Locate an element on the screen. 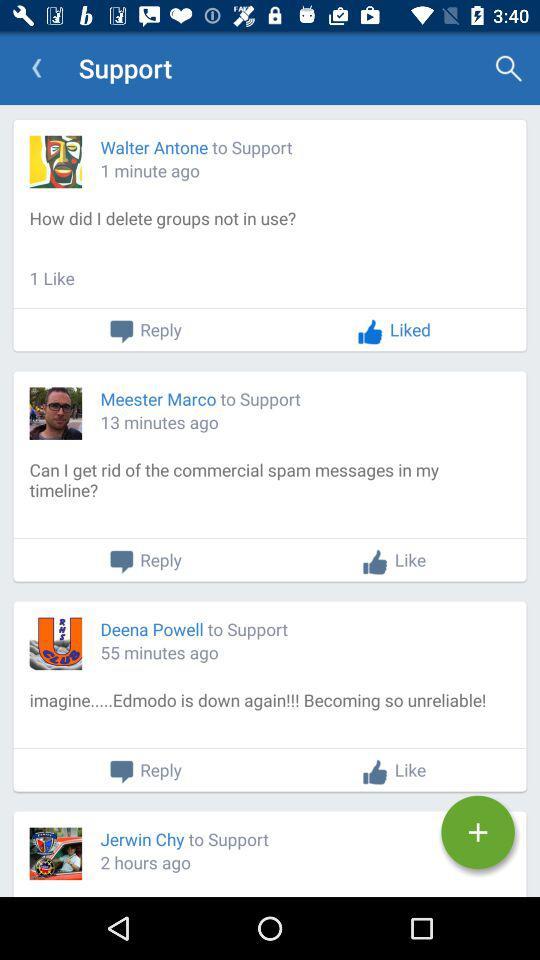  the complete profile information of the first person in the page is located at coordinates (270, 235).